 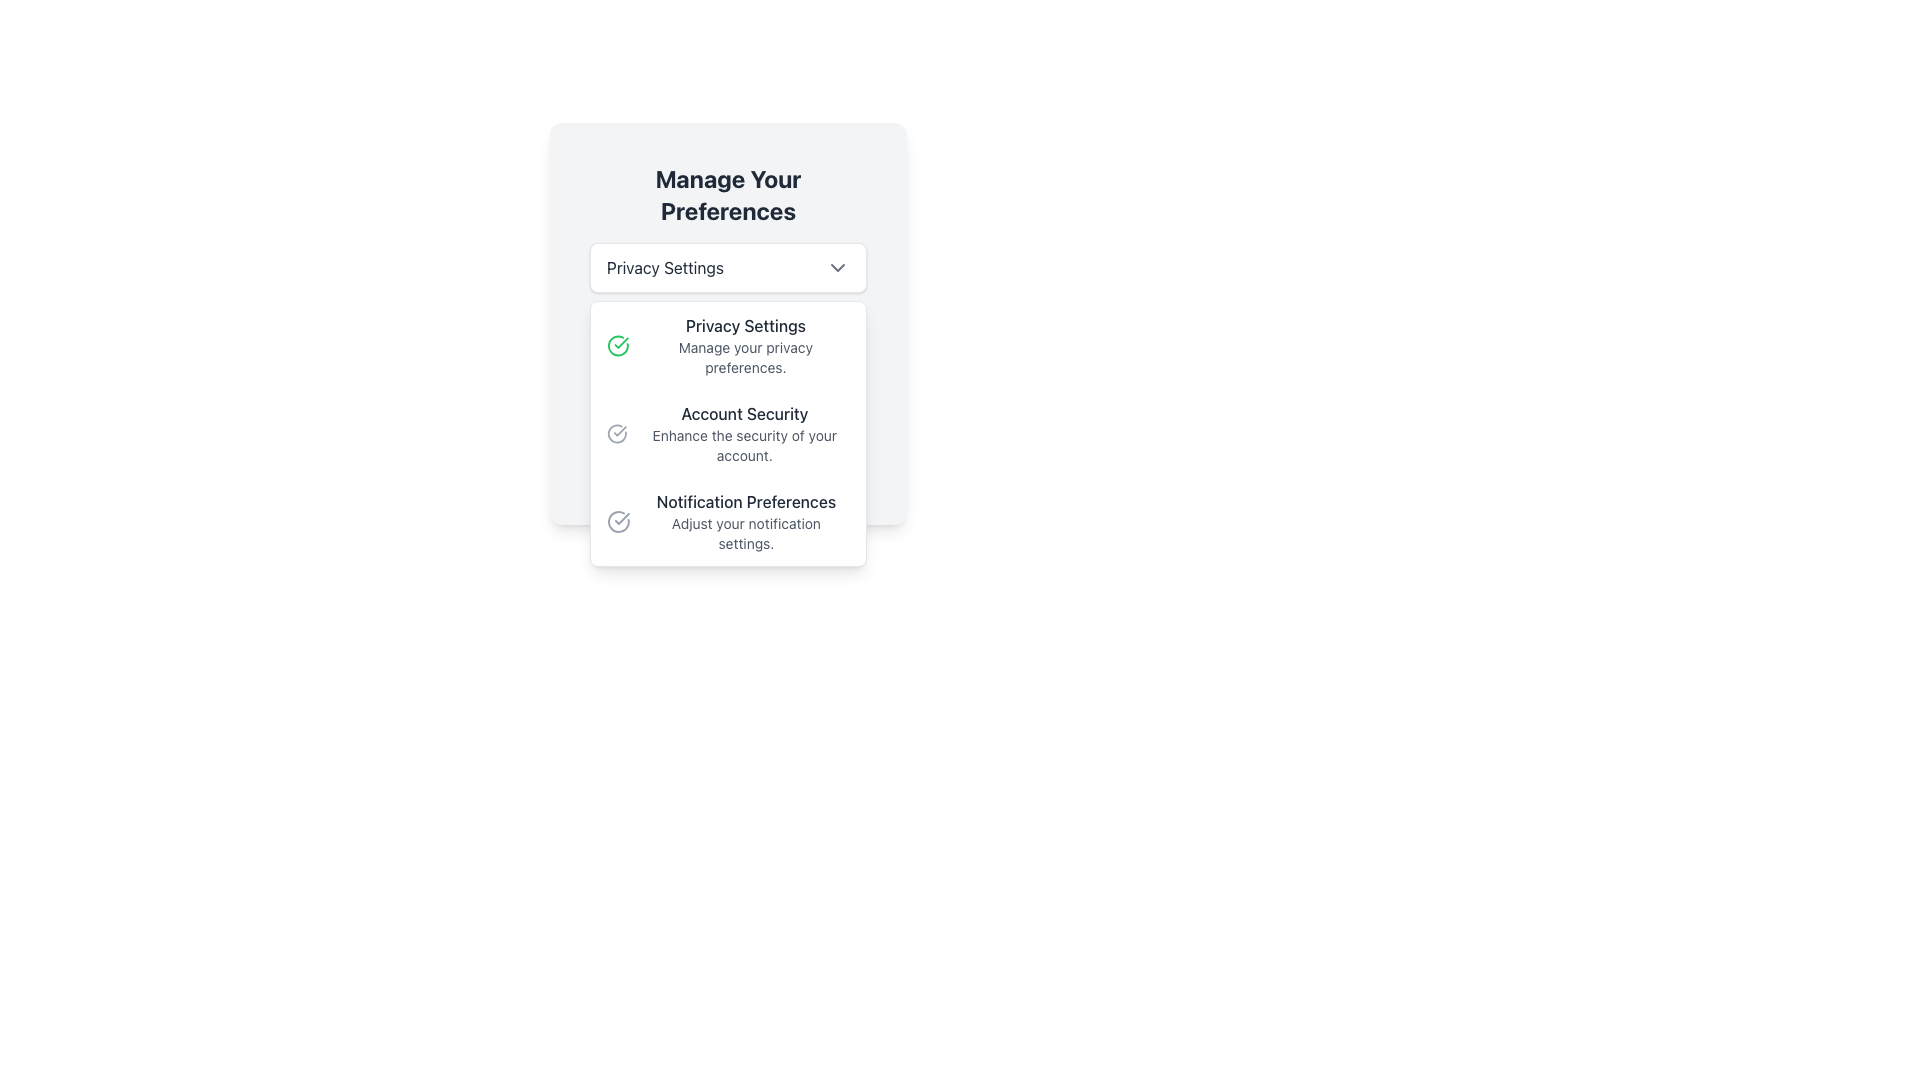 I want to click on the text label that provides a brief description for the privacy preferences setting option, located directly underneath the 'Privacy Settings' heading in the dropdown panel, so click(x=744, y=357).